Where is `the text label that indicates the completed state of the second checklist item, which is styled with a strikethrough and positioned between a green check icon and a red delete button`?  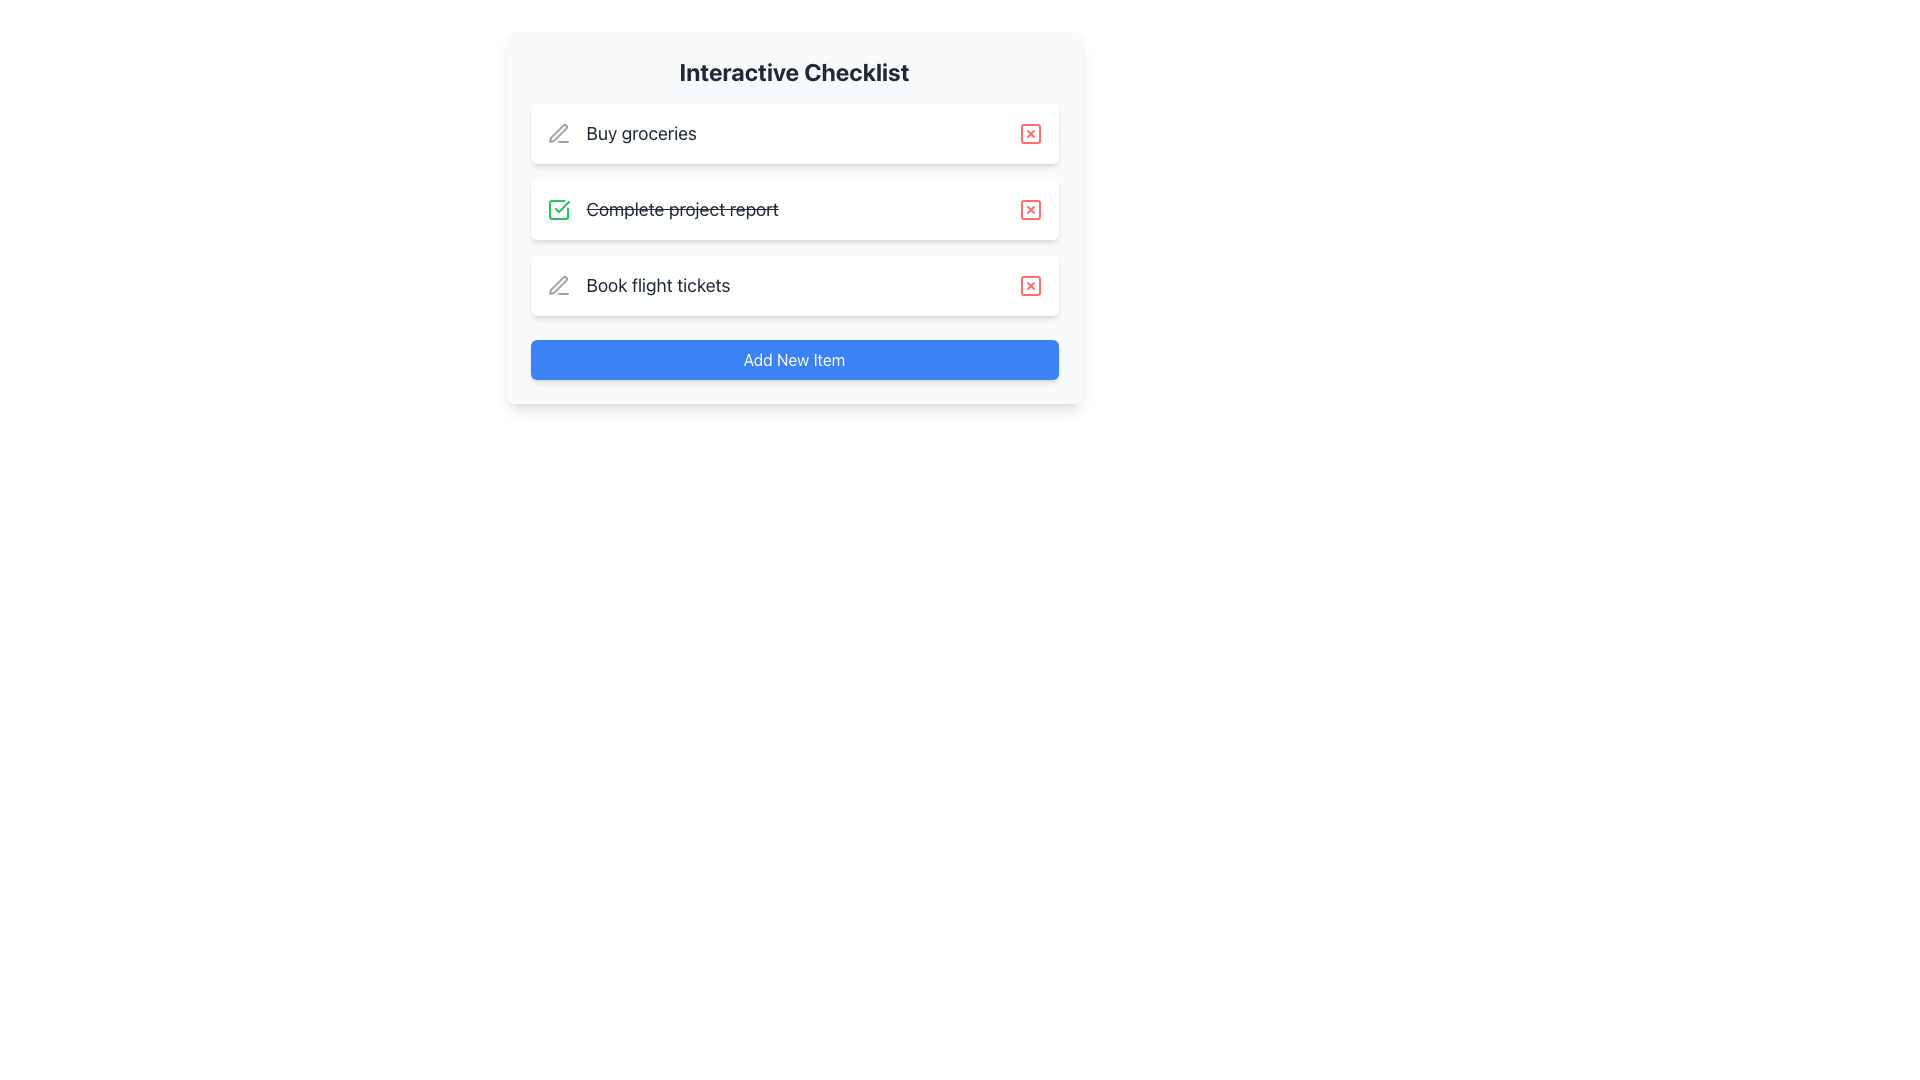 the text label that indicates the completed state of the second checklist item, which is styled with a strikethrough and positioned between a green check icon and a red delete button is located at coordinates (682, 209).